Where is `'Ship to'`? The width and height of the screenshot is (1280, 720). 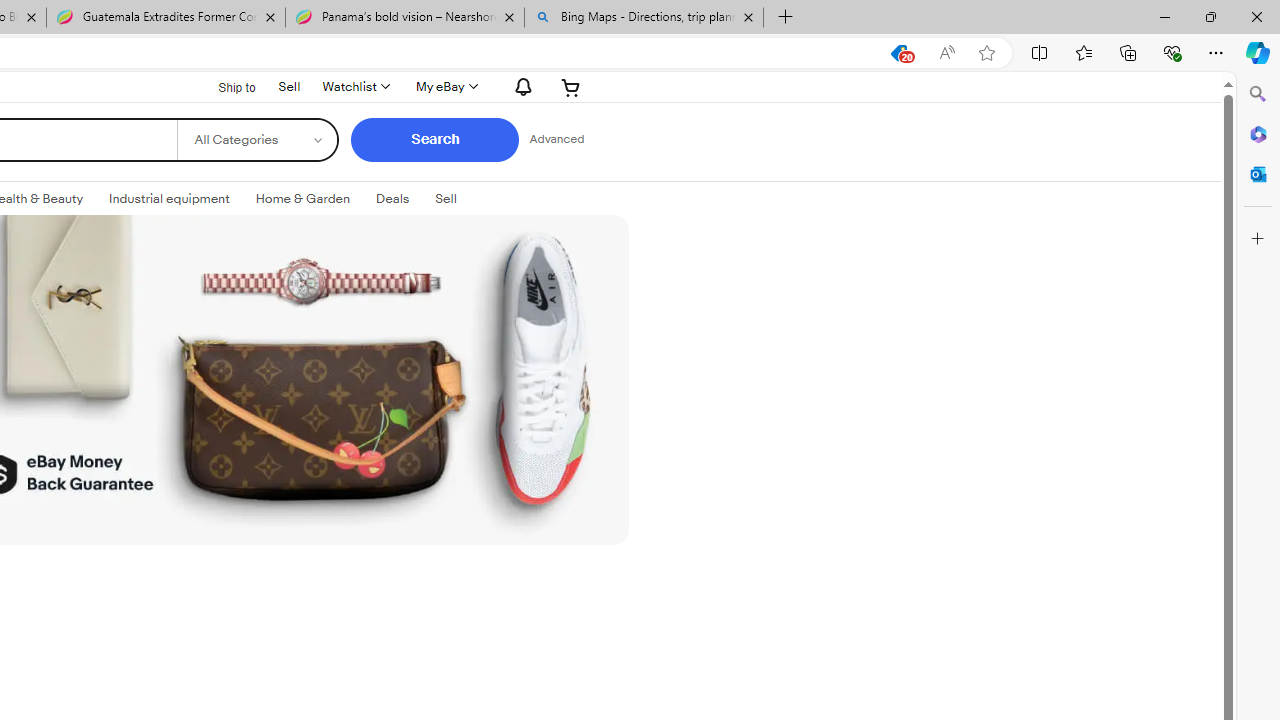 'Ship to' is located at coordinates (224, 85).